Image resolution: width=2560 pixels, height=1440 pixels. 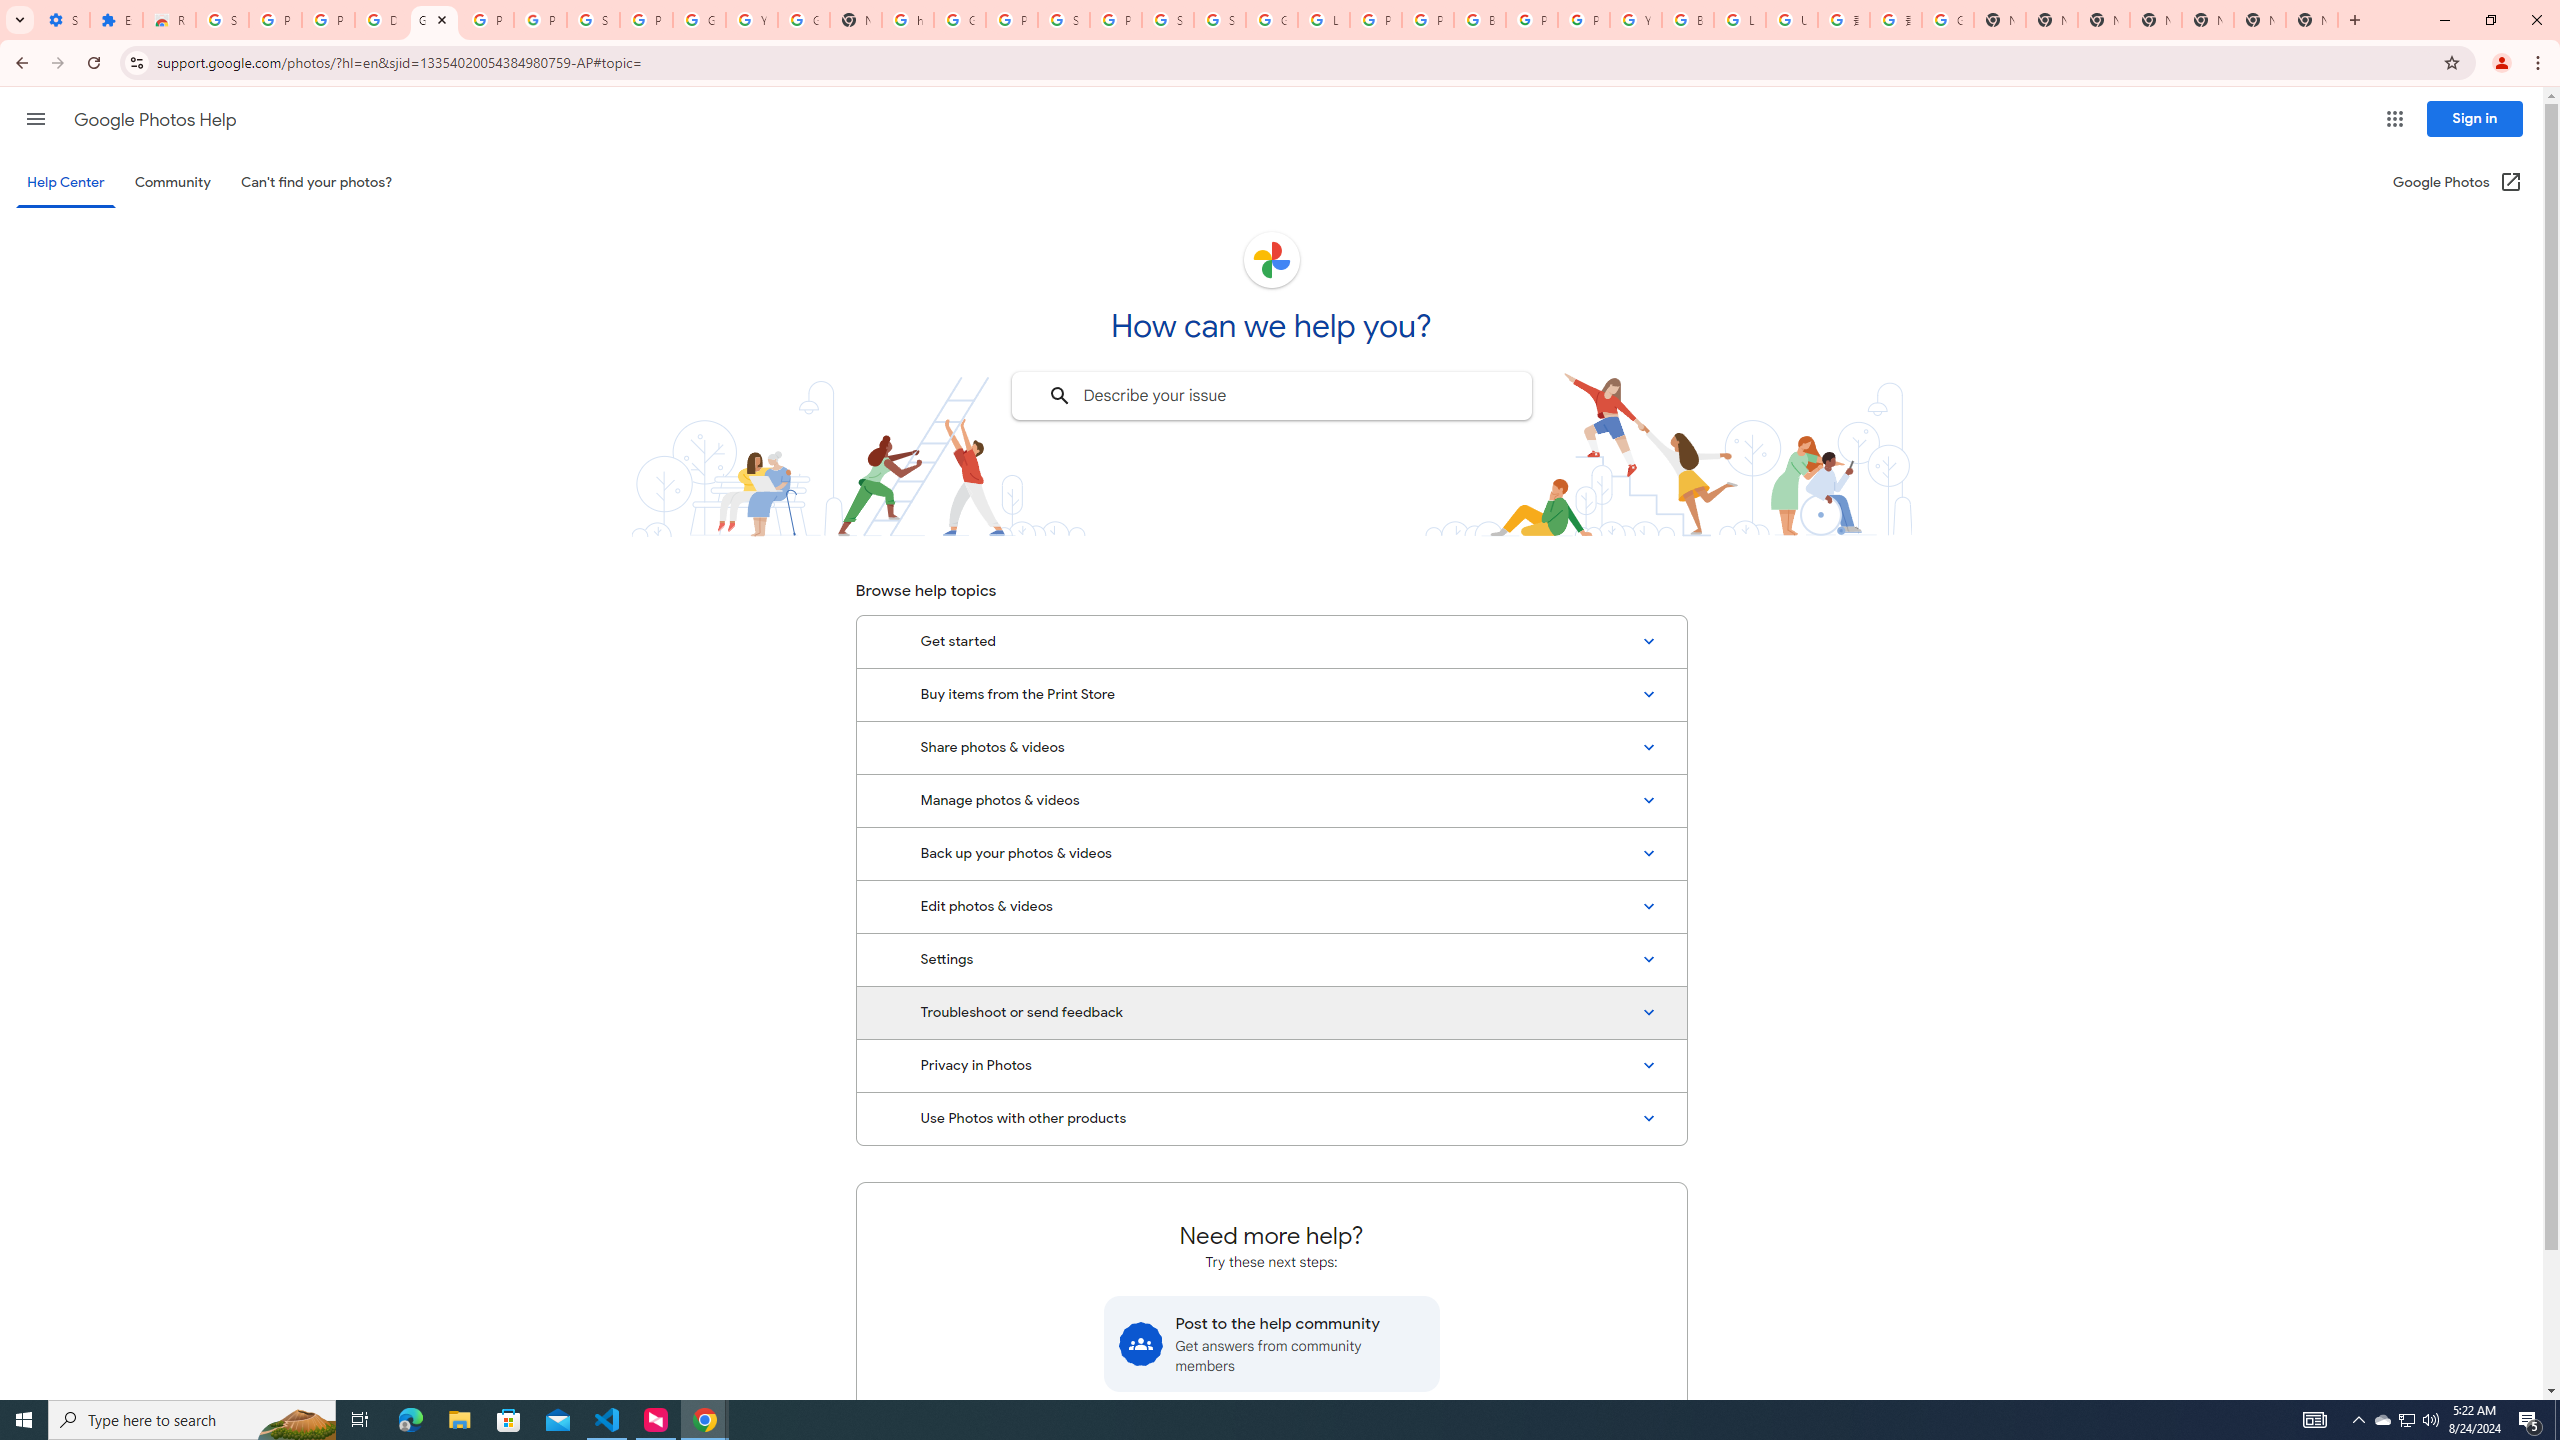 What do you see at coordinates (1271, 747) in the screenshot?
I see `'Share photos & videos'` at bounding box center [1271, 747].